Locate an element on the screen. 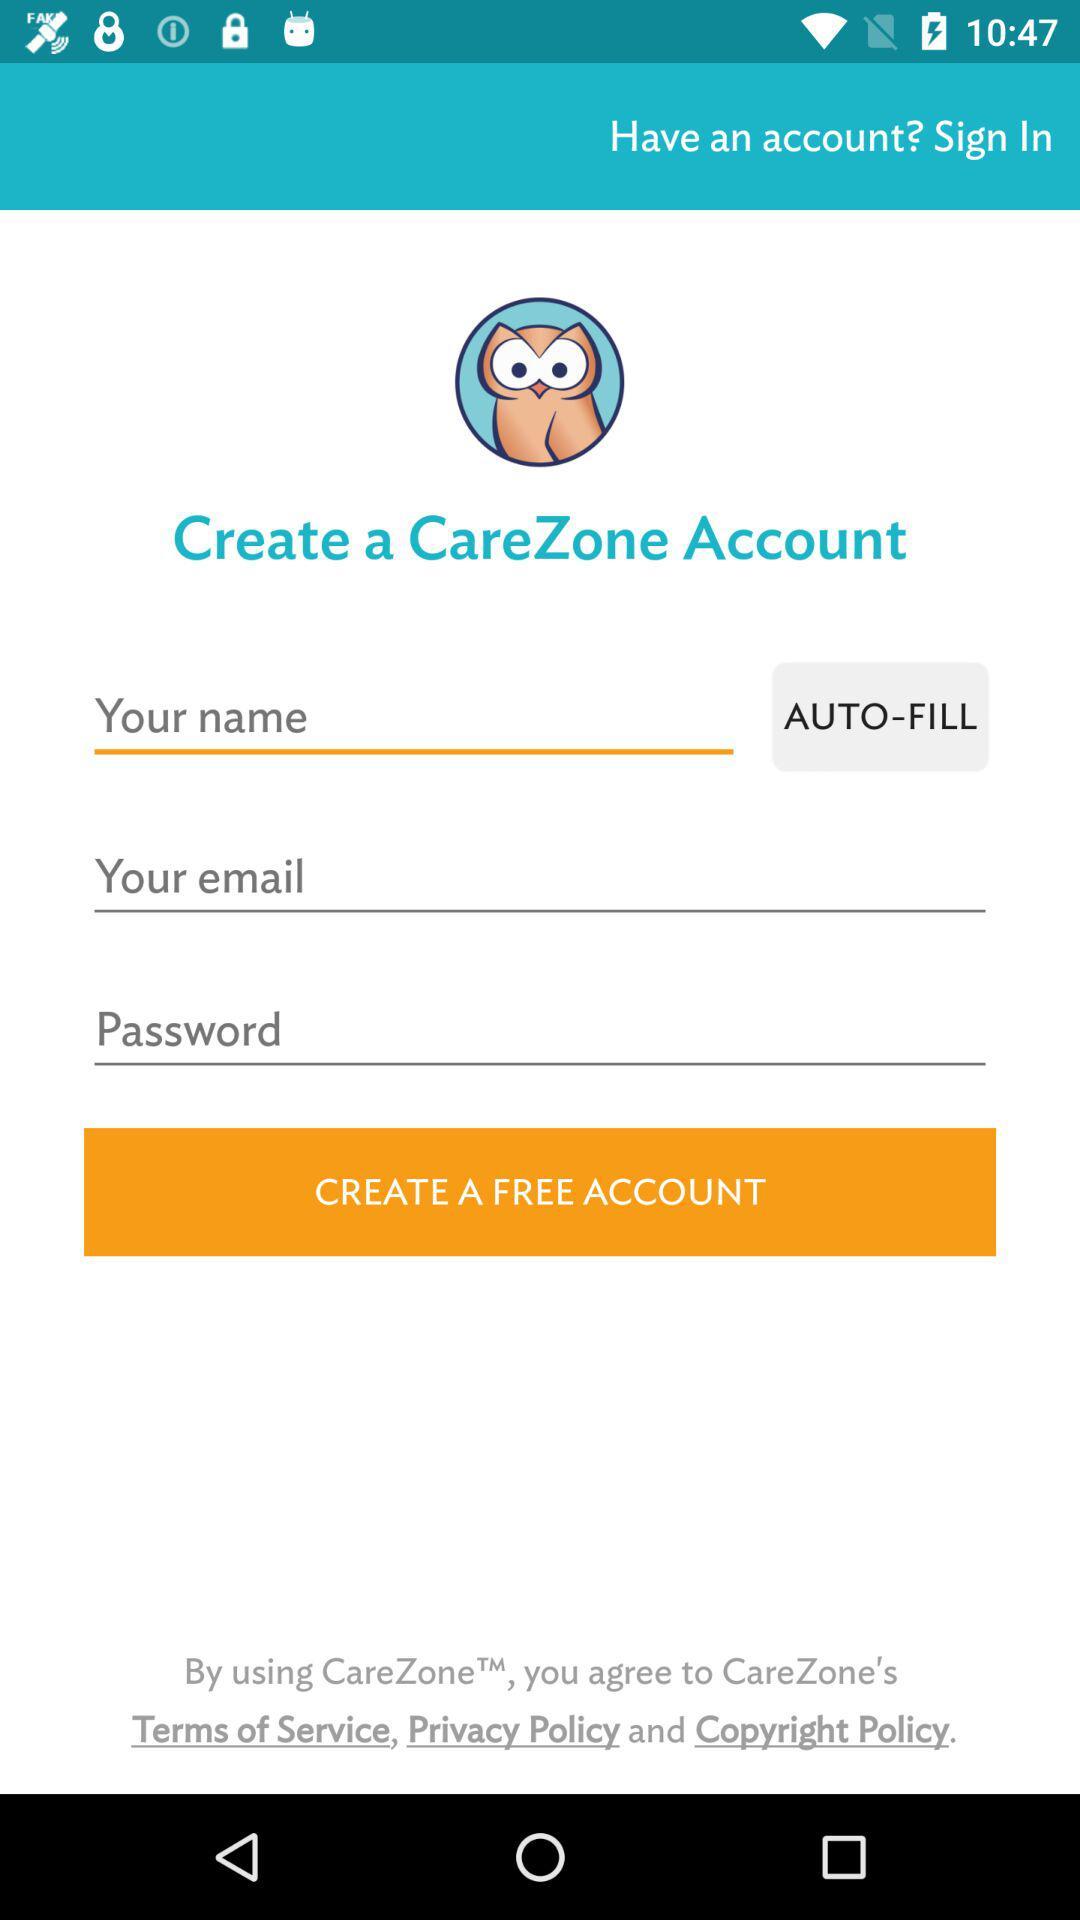 This screenshot has width=1080, height=1920. name input field is located at coordinates (412, 716).